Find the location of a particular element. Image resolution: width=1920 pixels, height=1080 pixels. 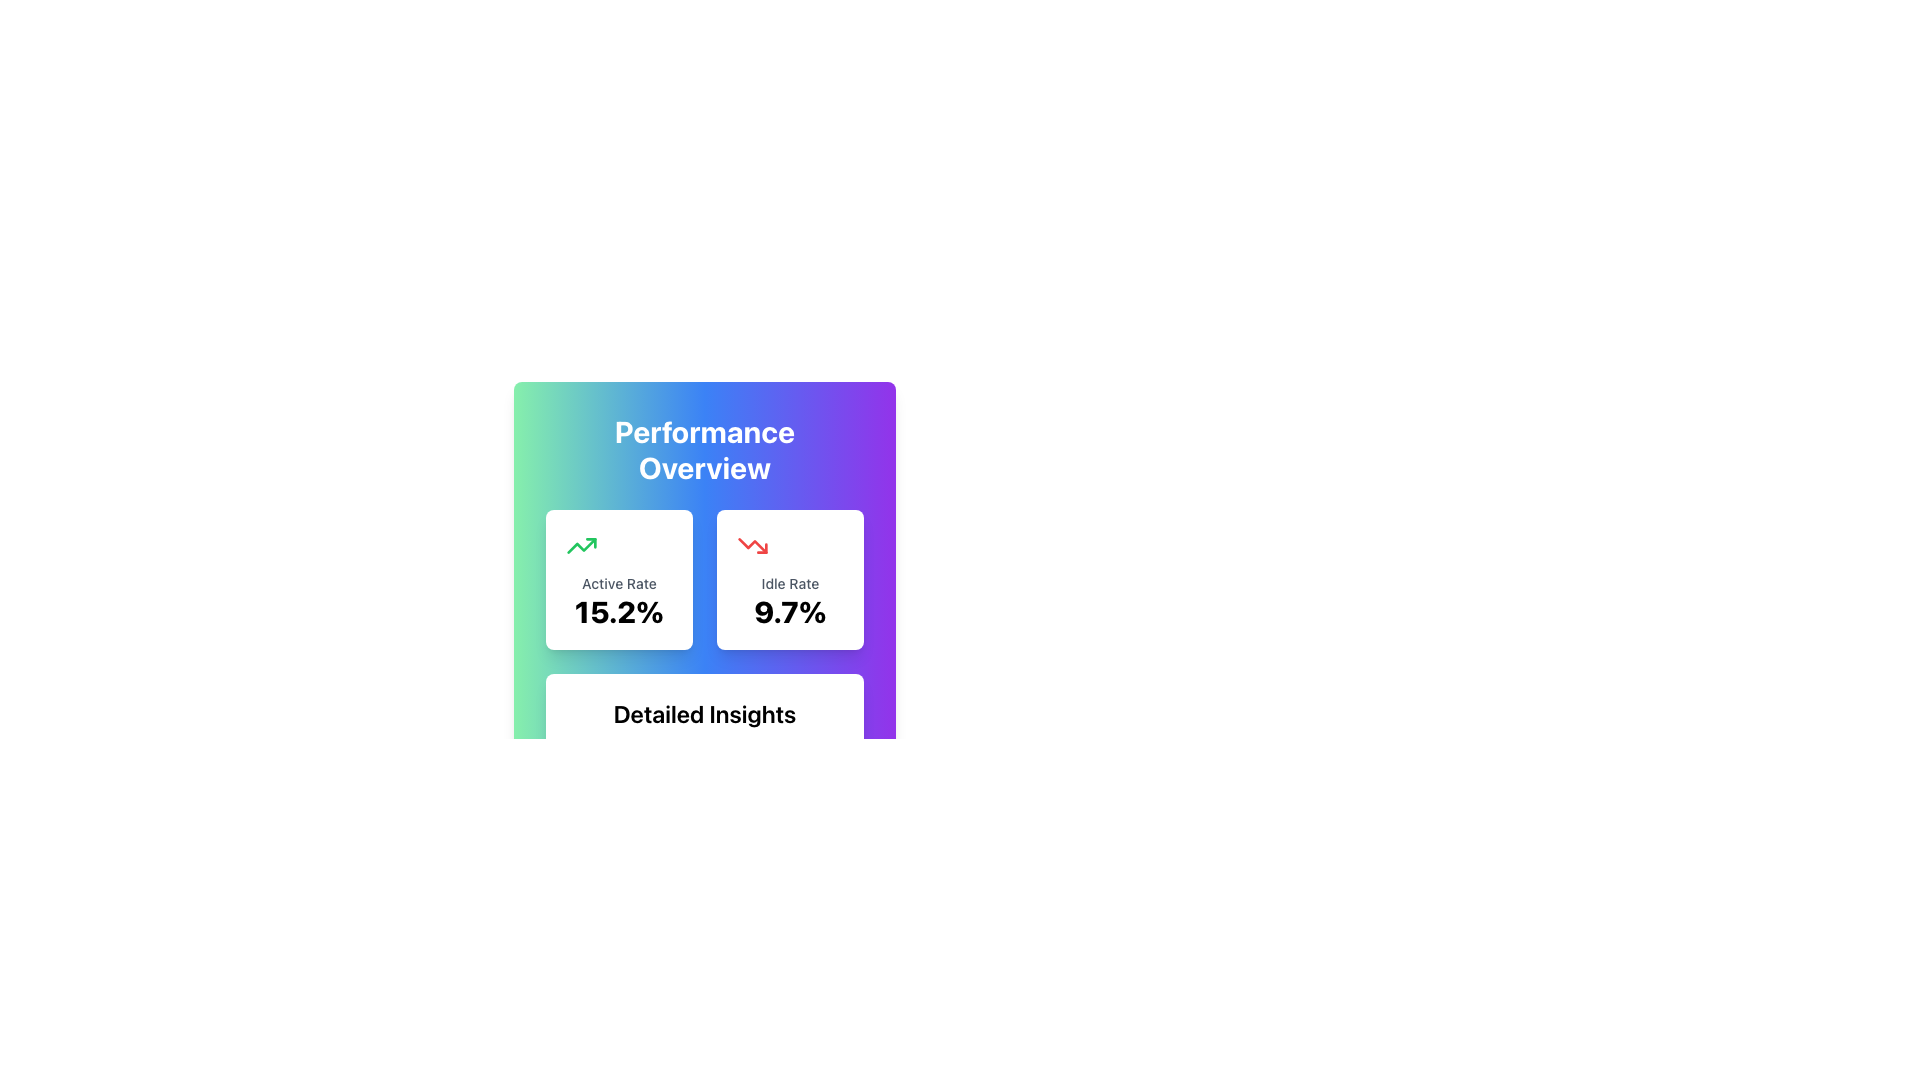

the 'Idle Rate' text label, which is positioned beneath the red downward arrow icon and above the '9.7%' text, located at the top-right of the card is located at coordinates (789, 583).